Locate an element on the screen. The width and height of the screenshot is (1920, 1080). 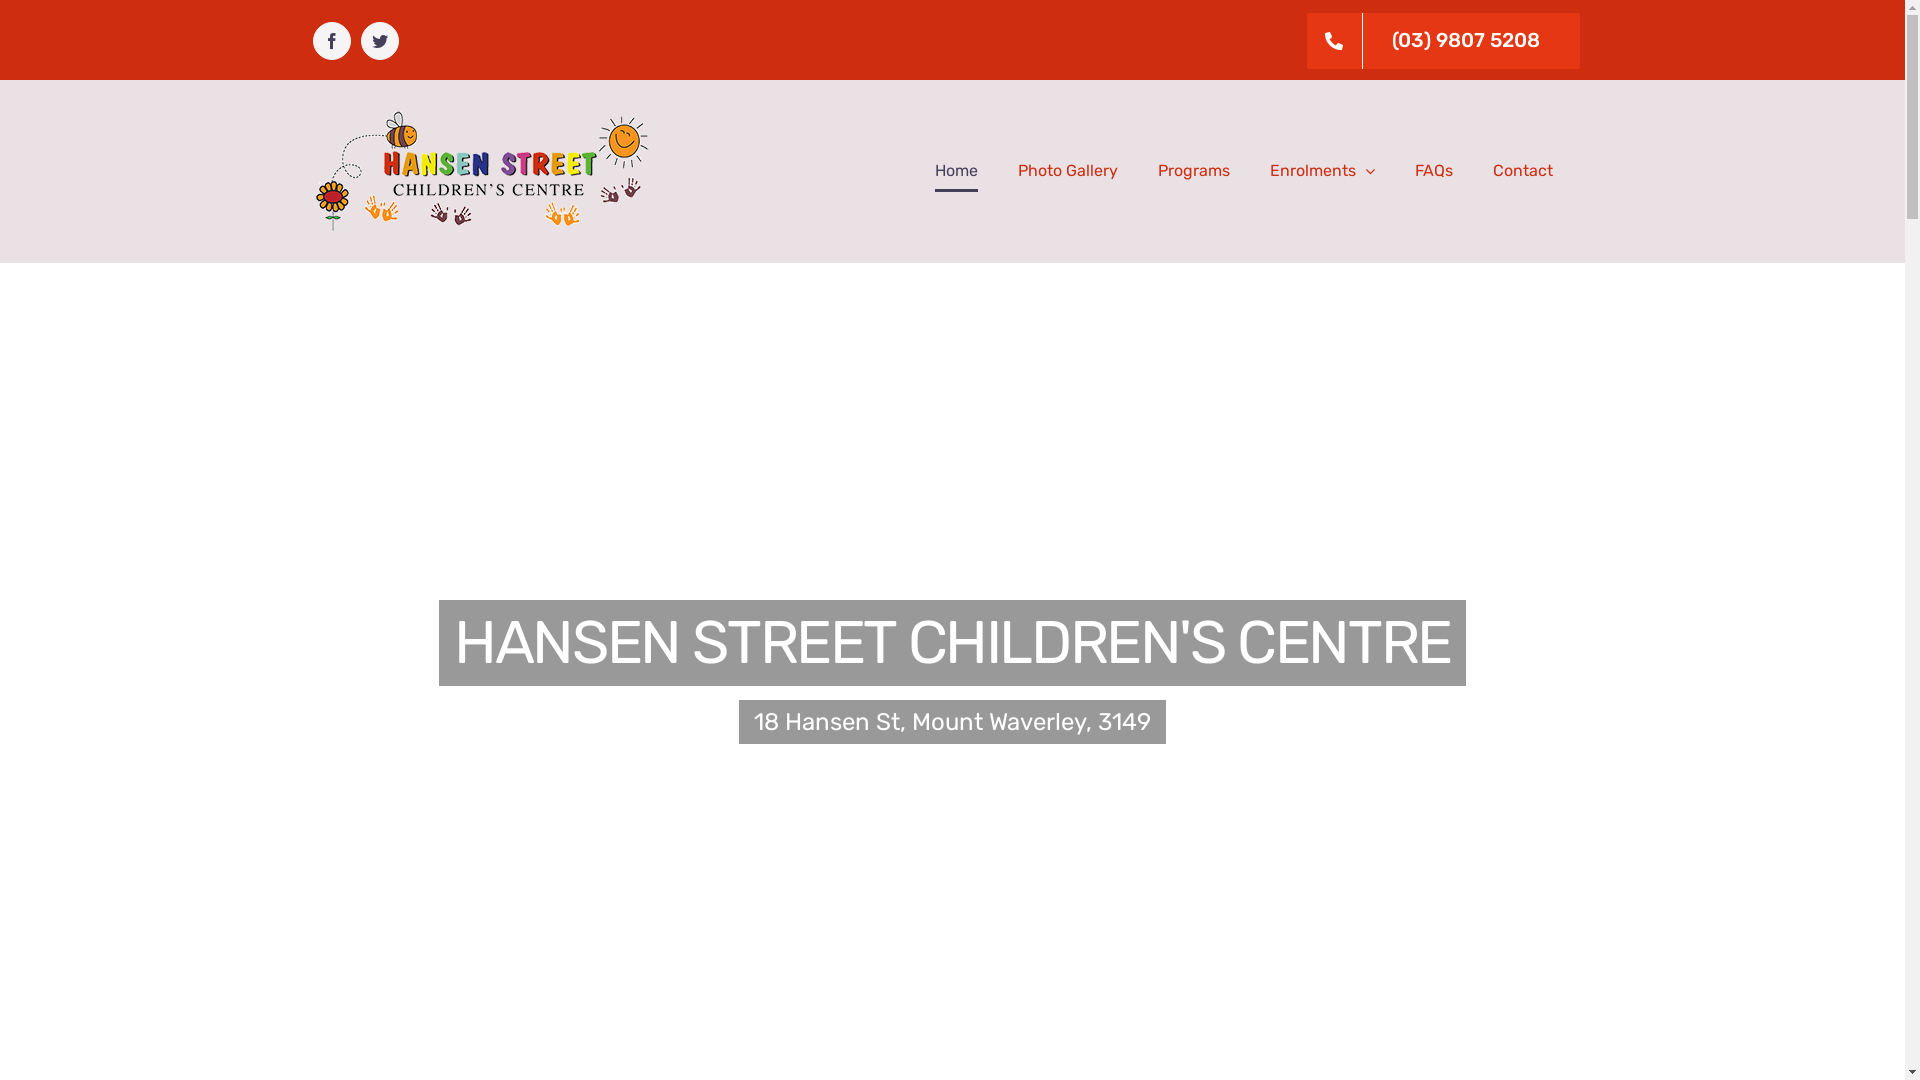
'FAQs' is located at coordinates (1432, 169).